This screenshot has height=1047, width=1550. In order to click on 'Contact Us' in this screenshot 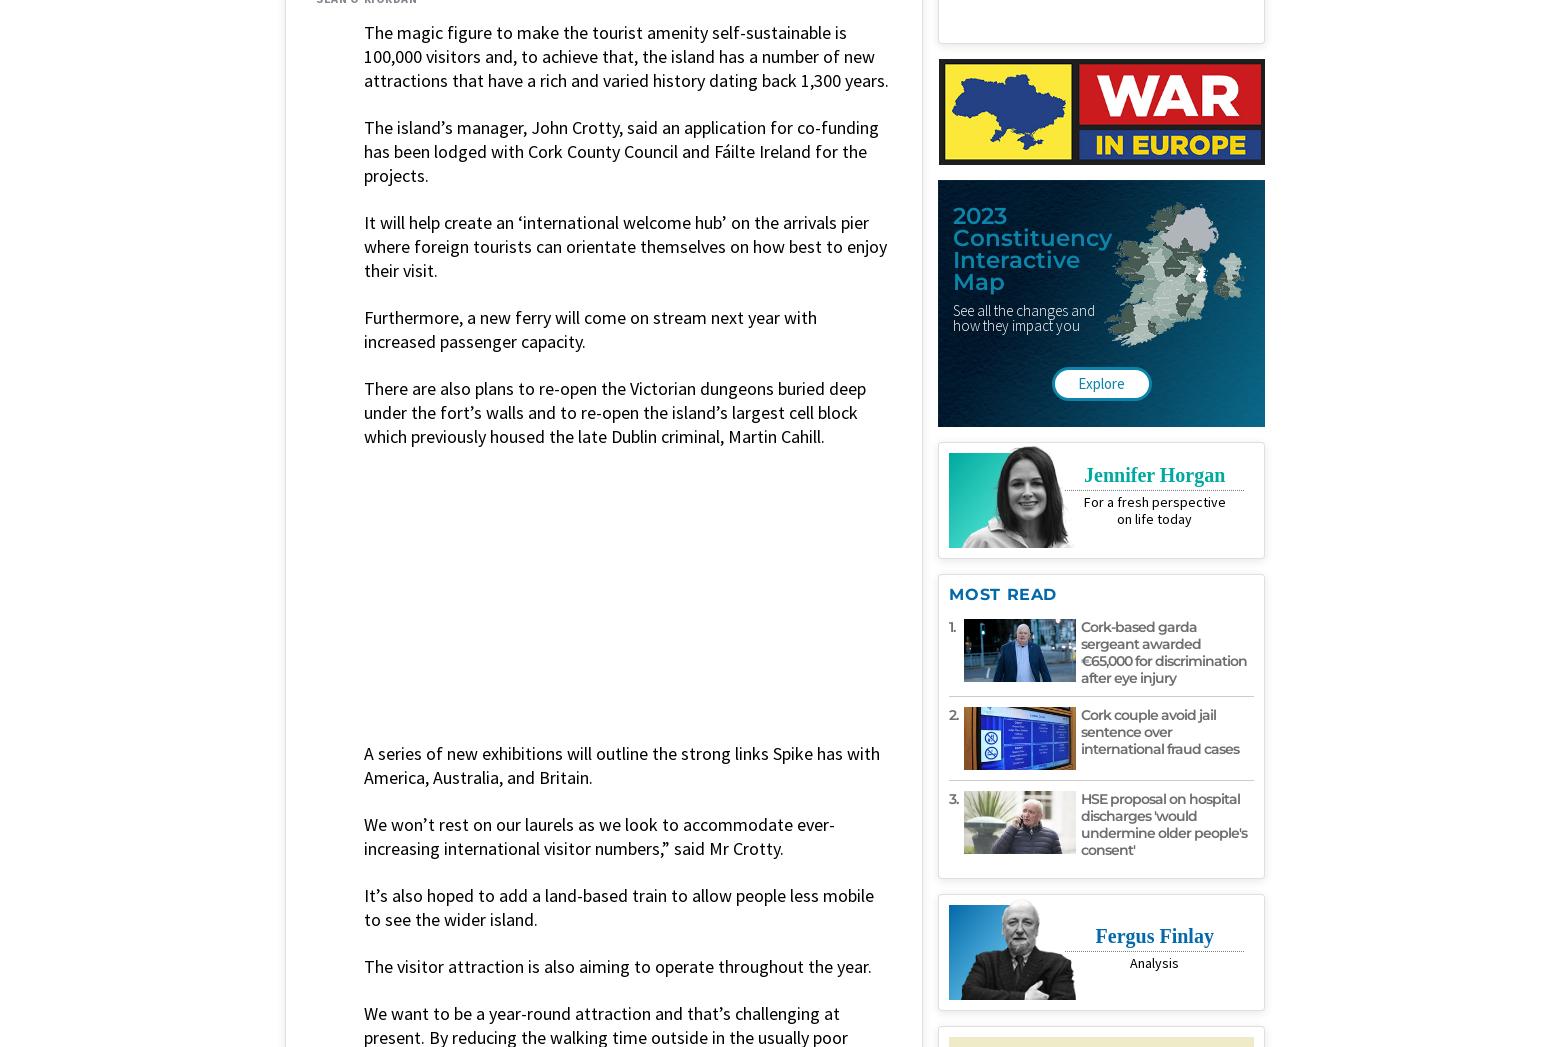, I will do `click(927, 778)`.